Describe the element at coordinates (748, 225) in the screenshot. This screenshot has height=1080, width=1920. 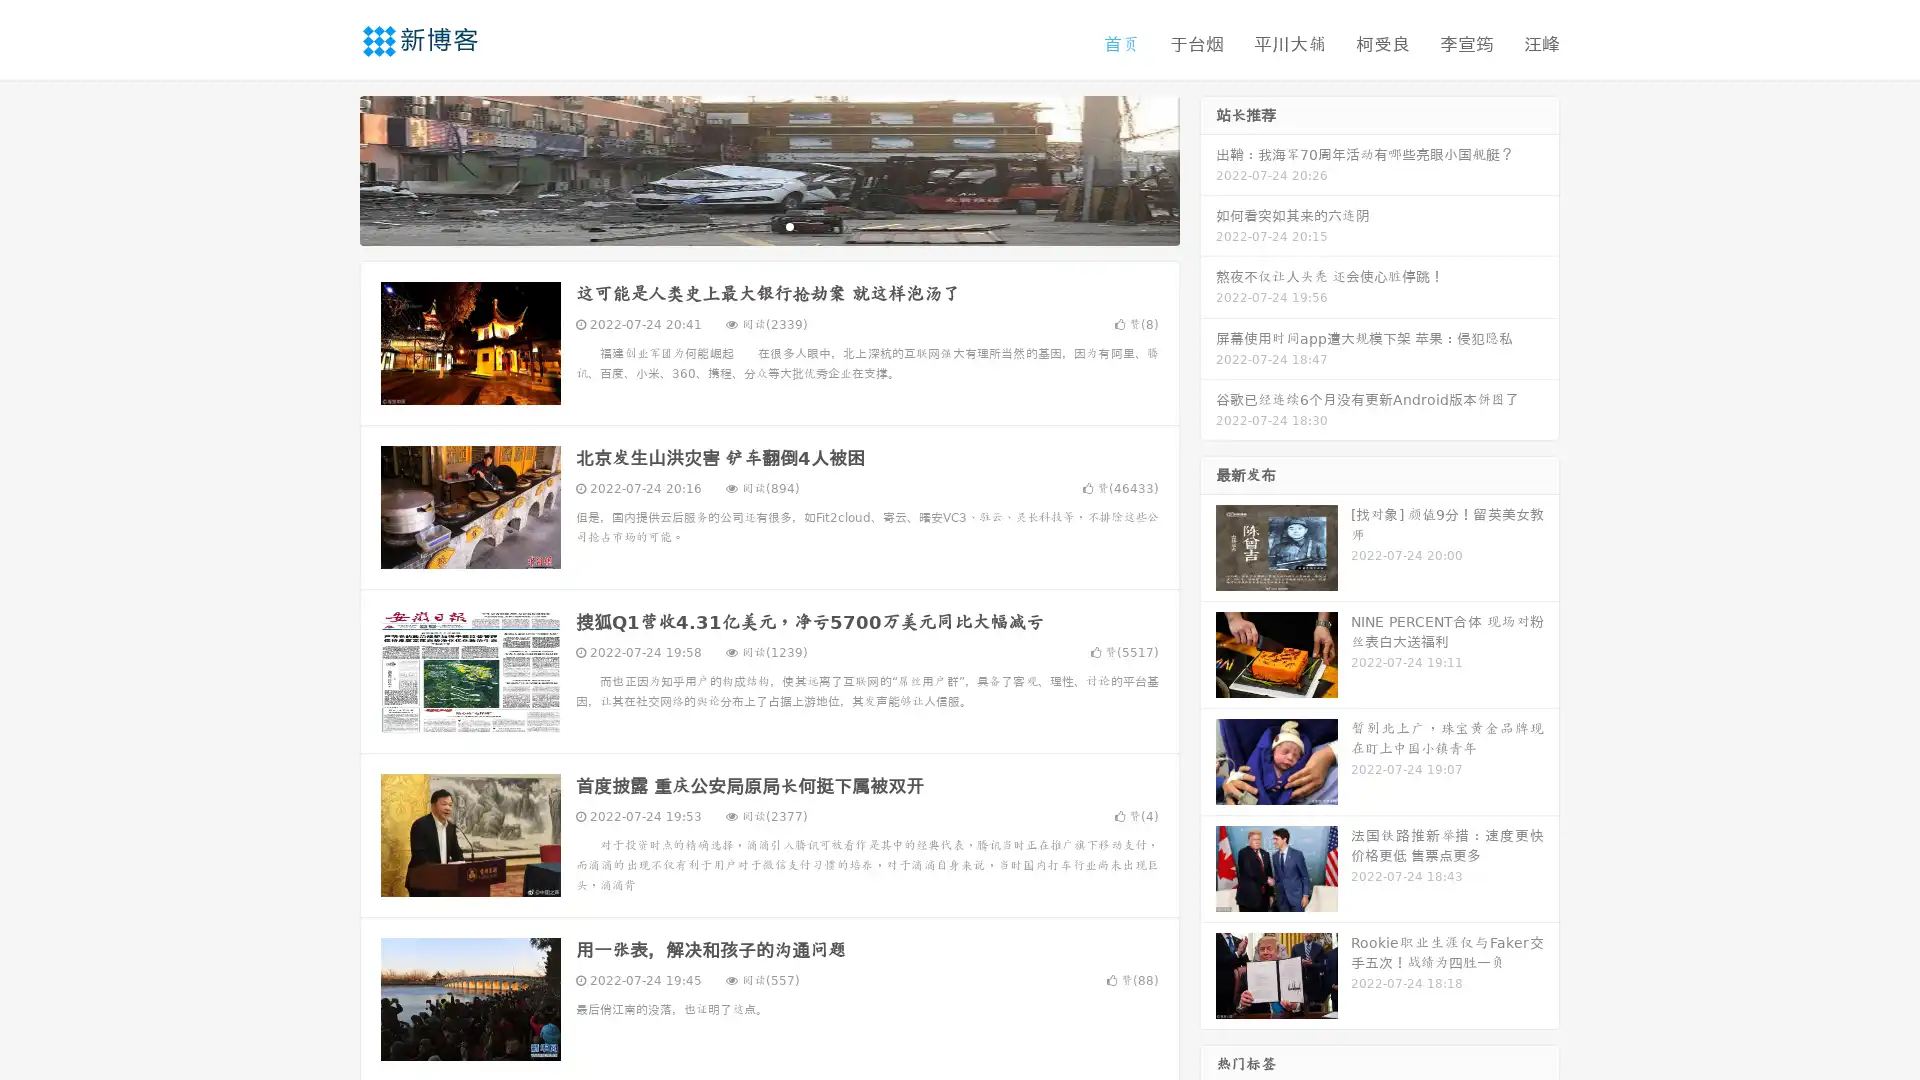
I see `Go to slide 1` at that location.